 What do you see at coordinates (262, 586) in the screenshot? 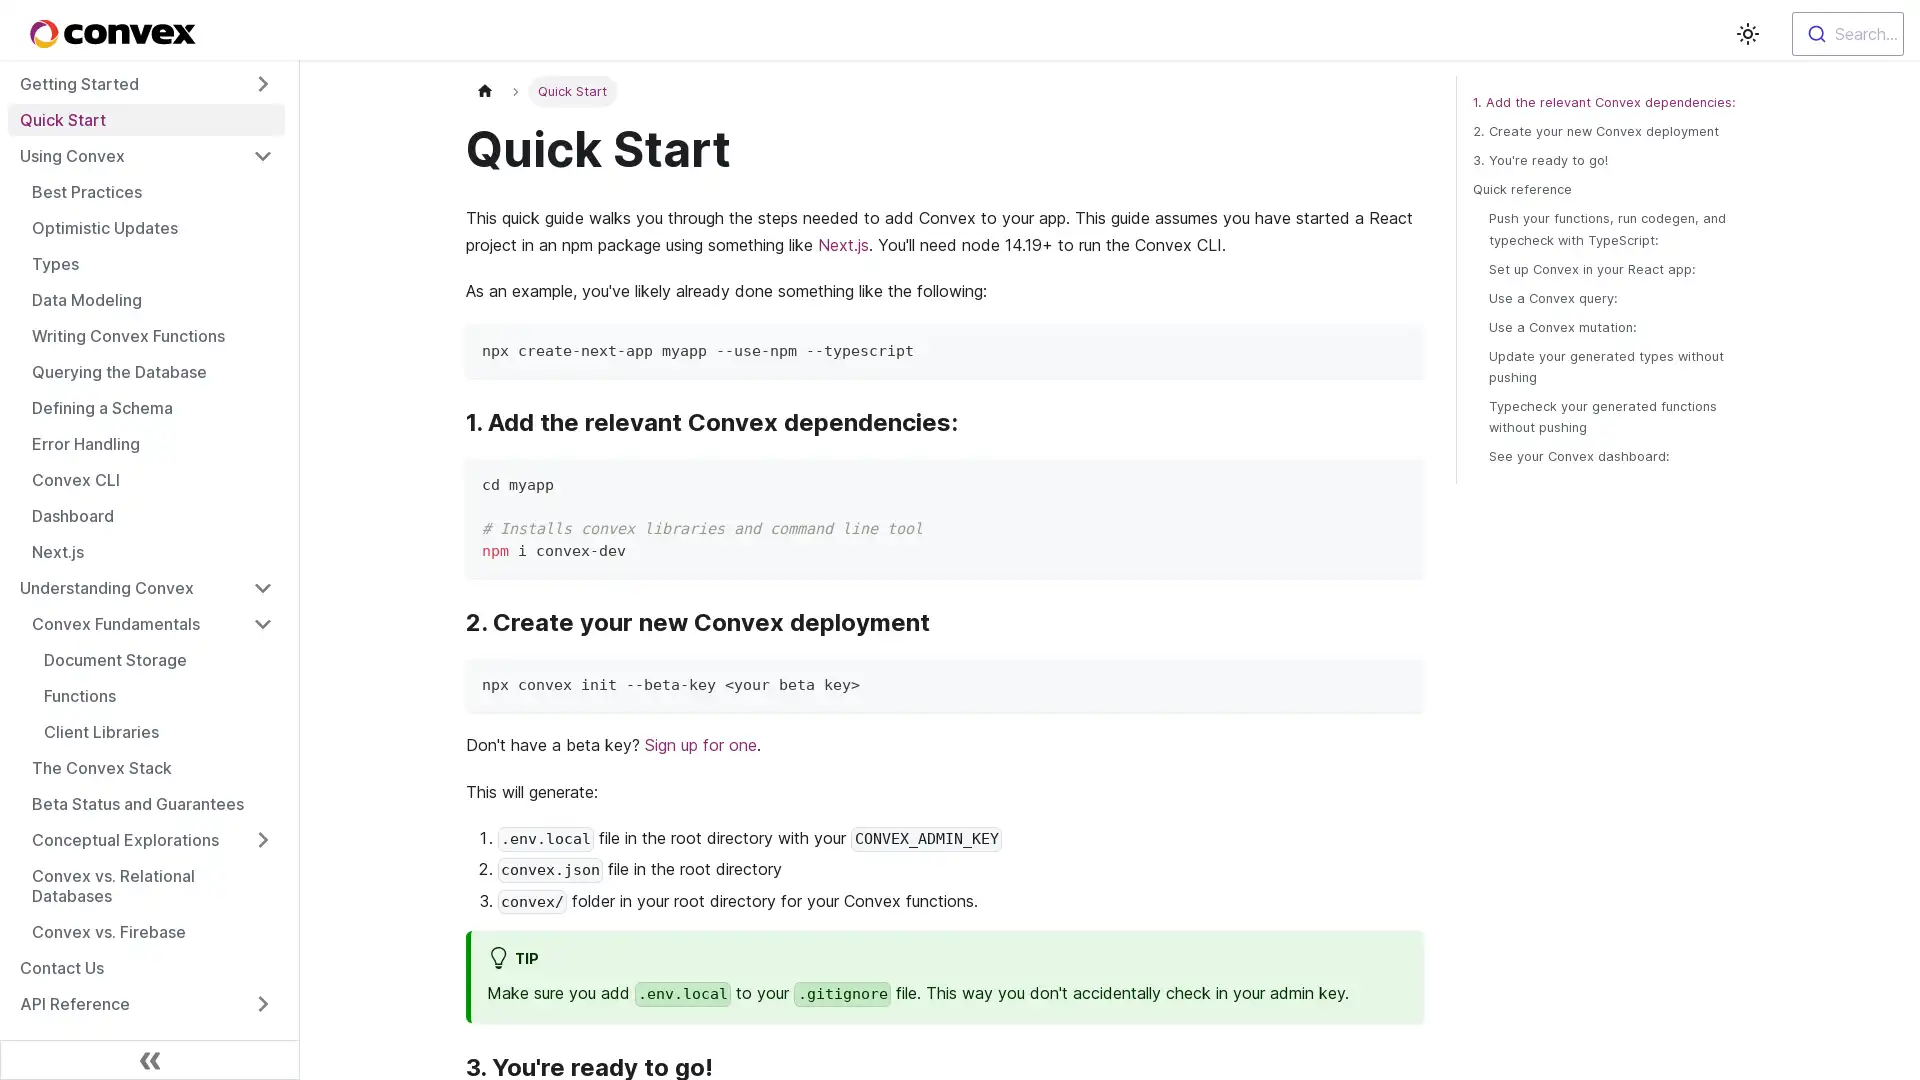
I see `Toggle the collapsible sidebar category 'Understanding Convex'` at bounding box center [262, 586].